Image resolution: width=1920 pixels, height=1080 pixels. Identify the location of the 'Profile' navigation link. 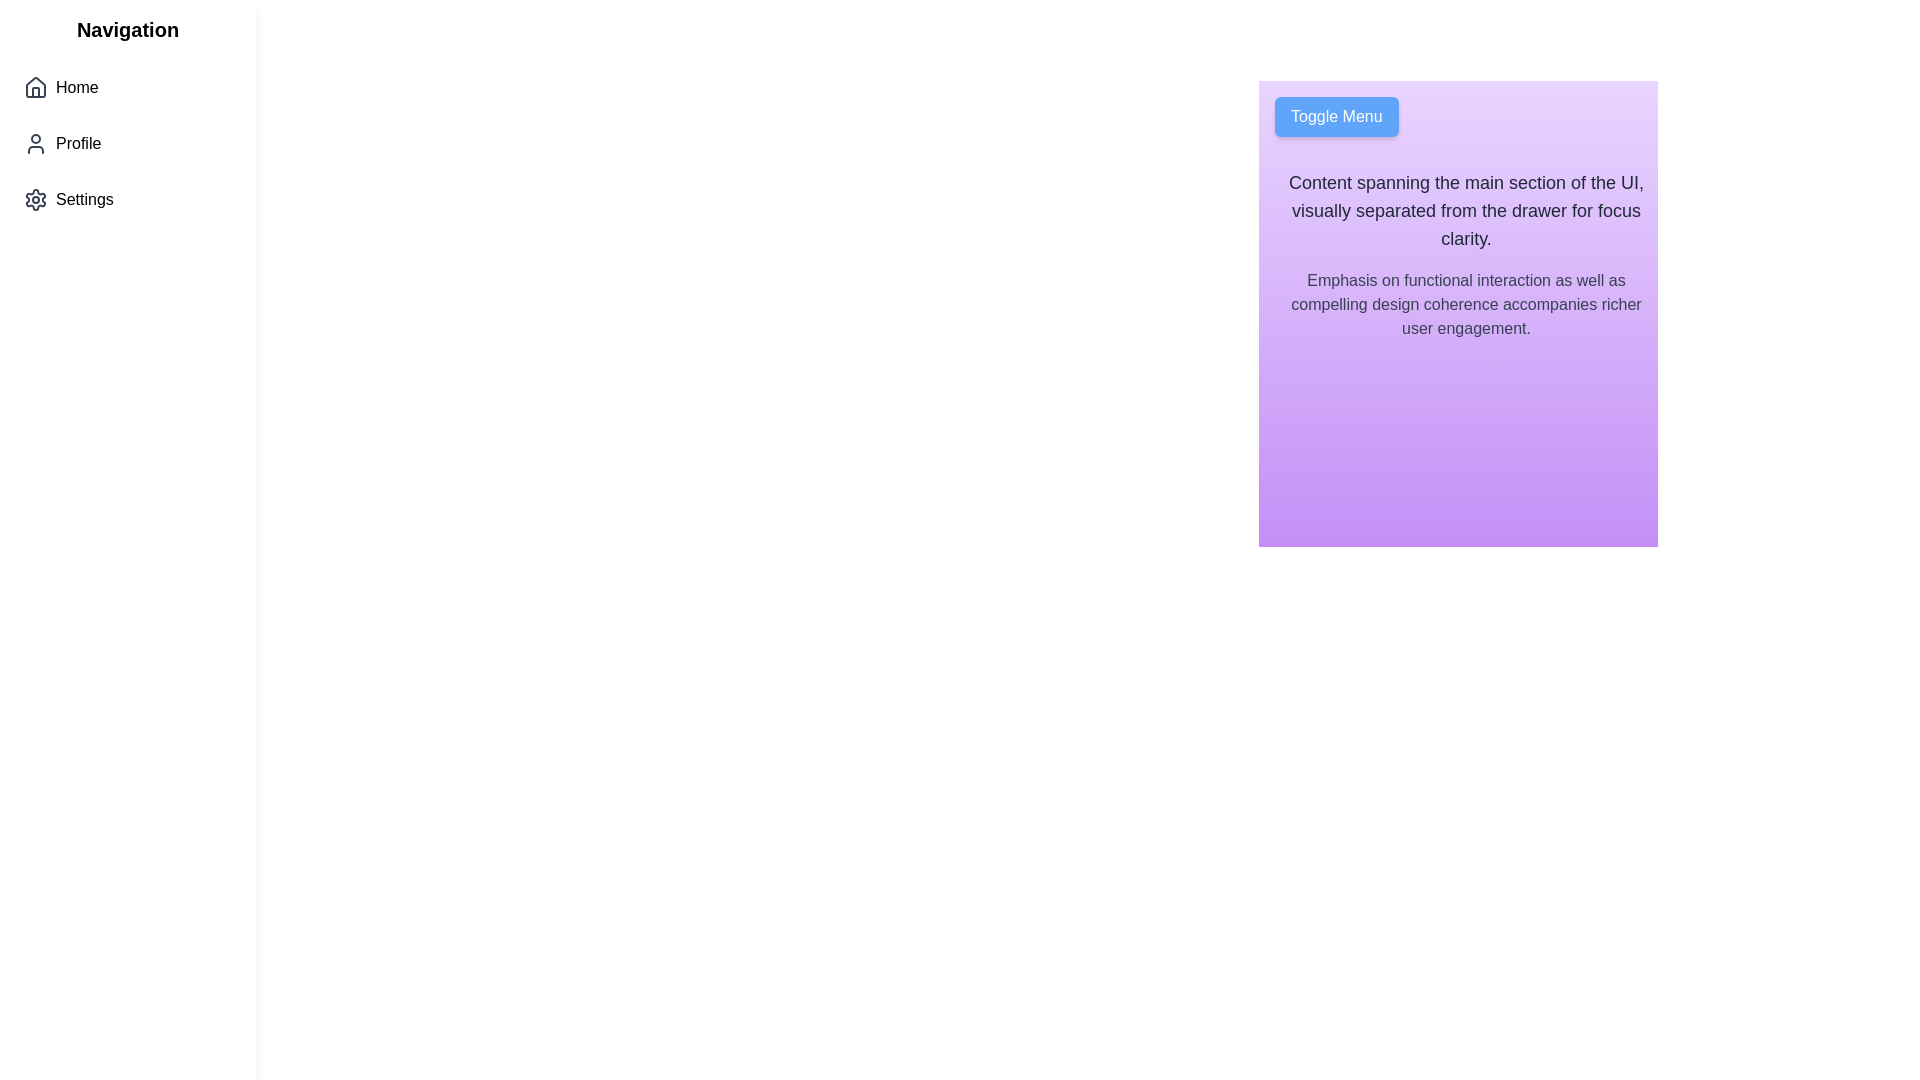
(127, 142).